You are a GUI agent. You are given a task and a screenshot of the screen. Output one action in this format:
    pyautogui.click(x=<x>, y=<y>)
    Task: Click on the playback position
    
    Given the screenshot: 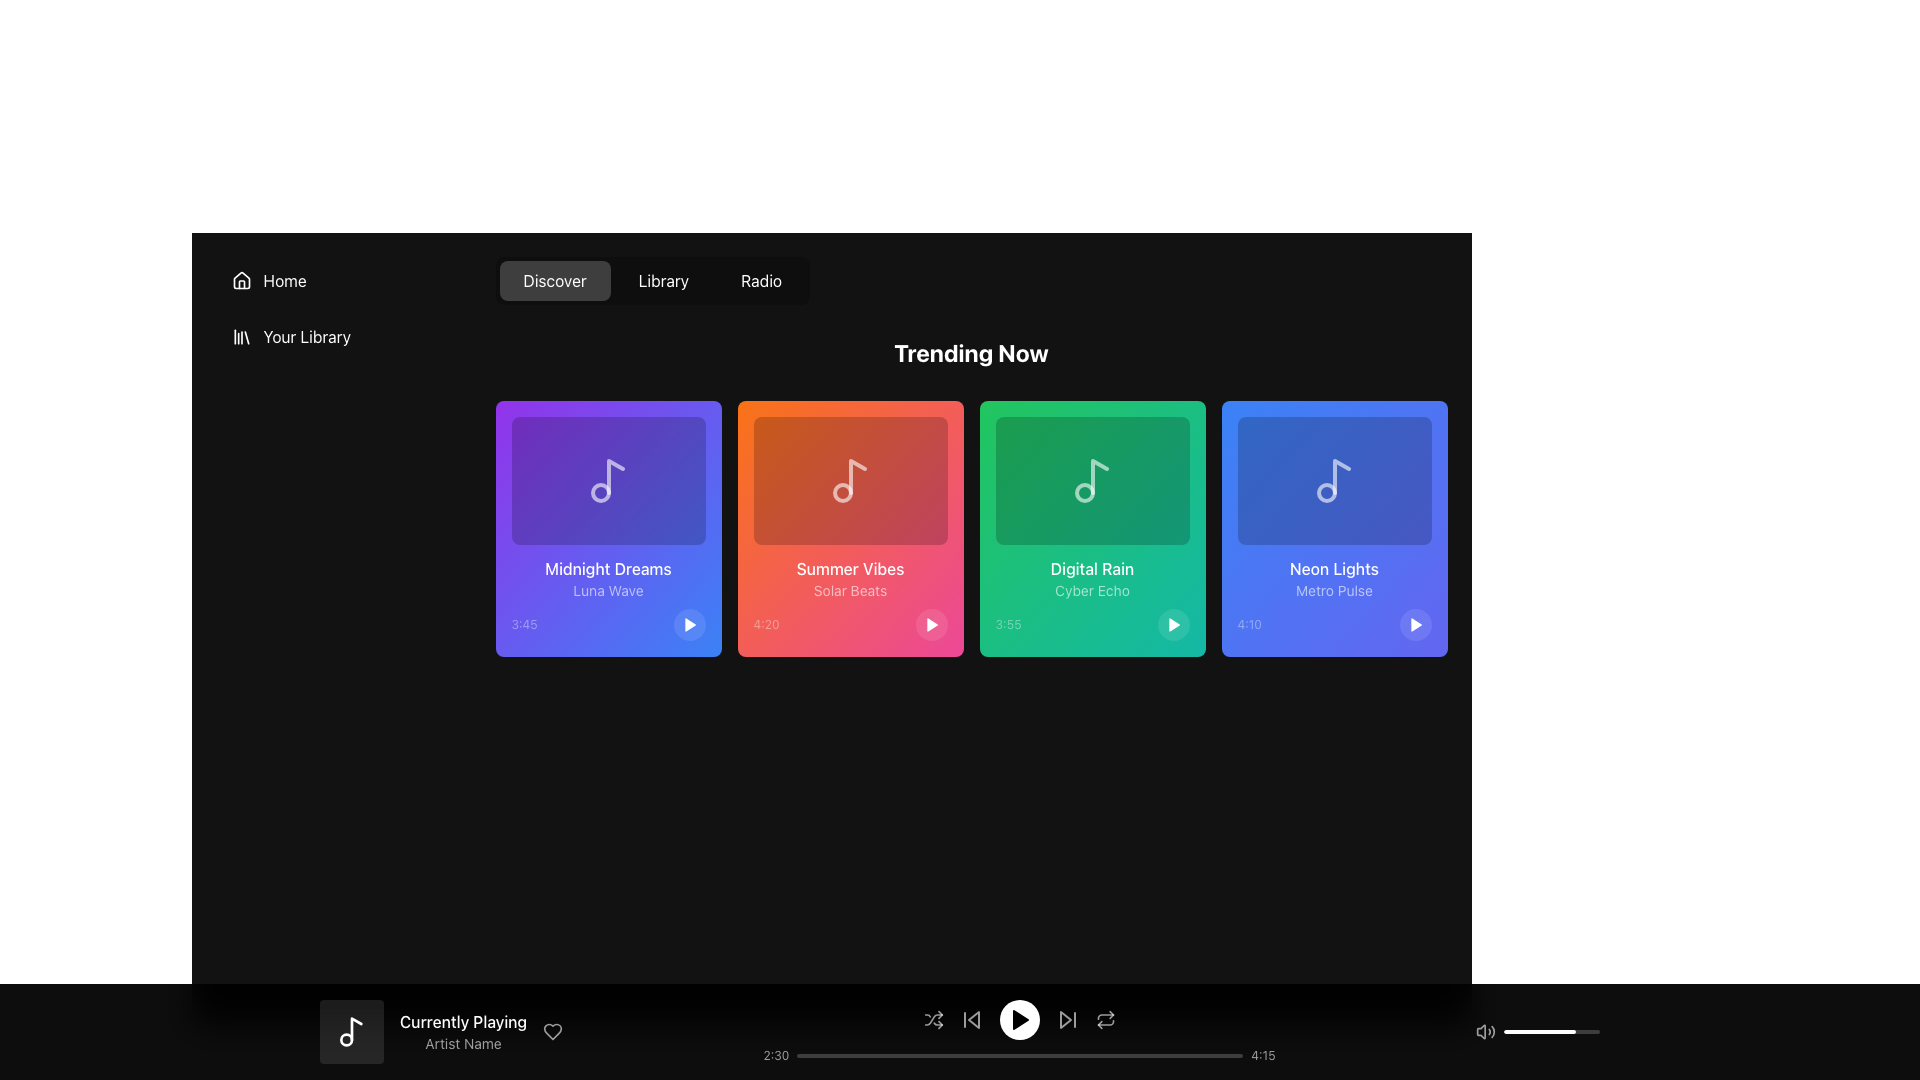 What is the action you would take?
    pyautogui.click(x=1132, y=1055)
    